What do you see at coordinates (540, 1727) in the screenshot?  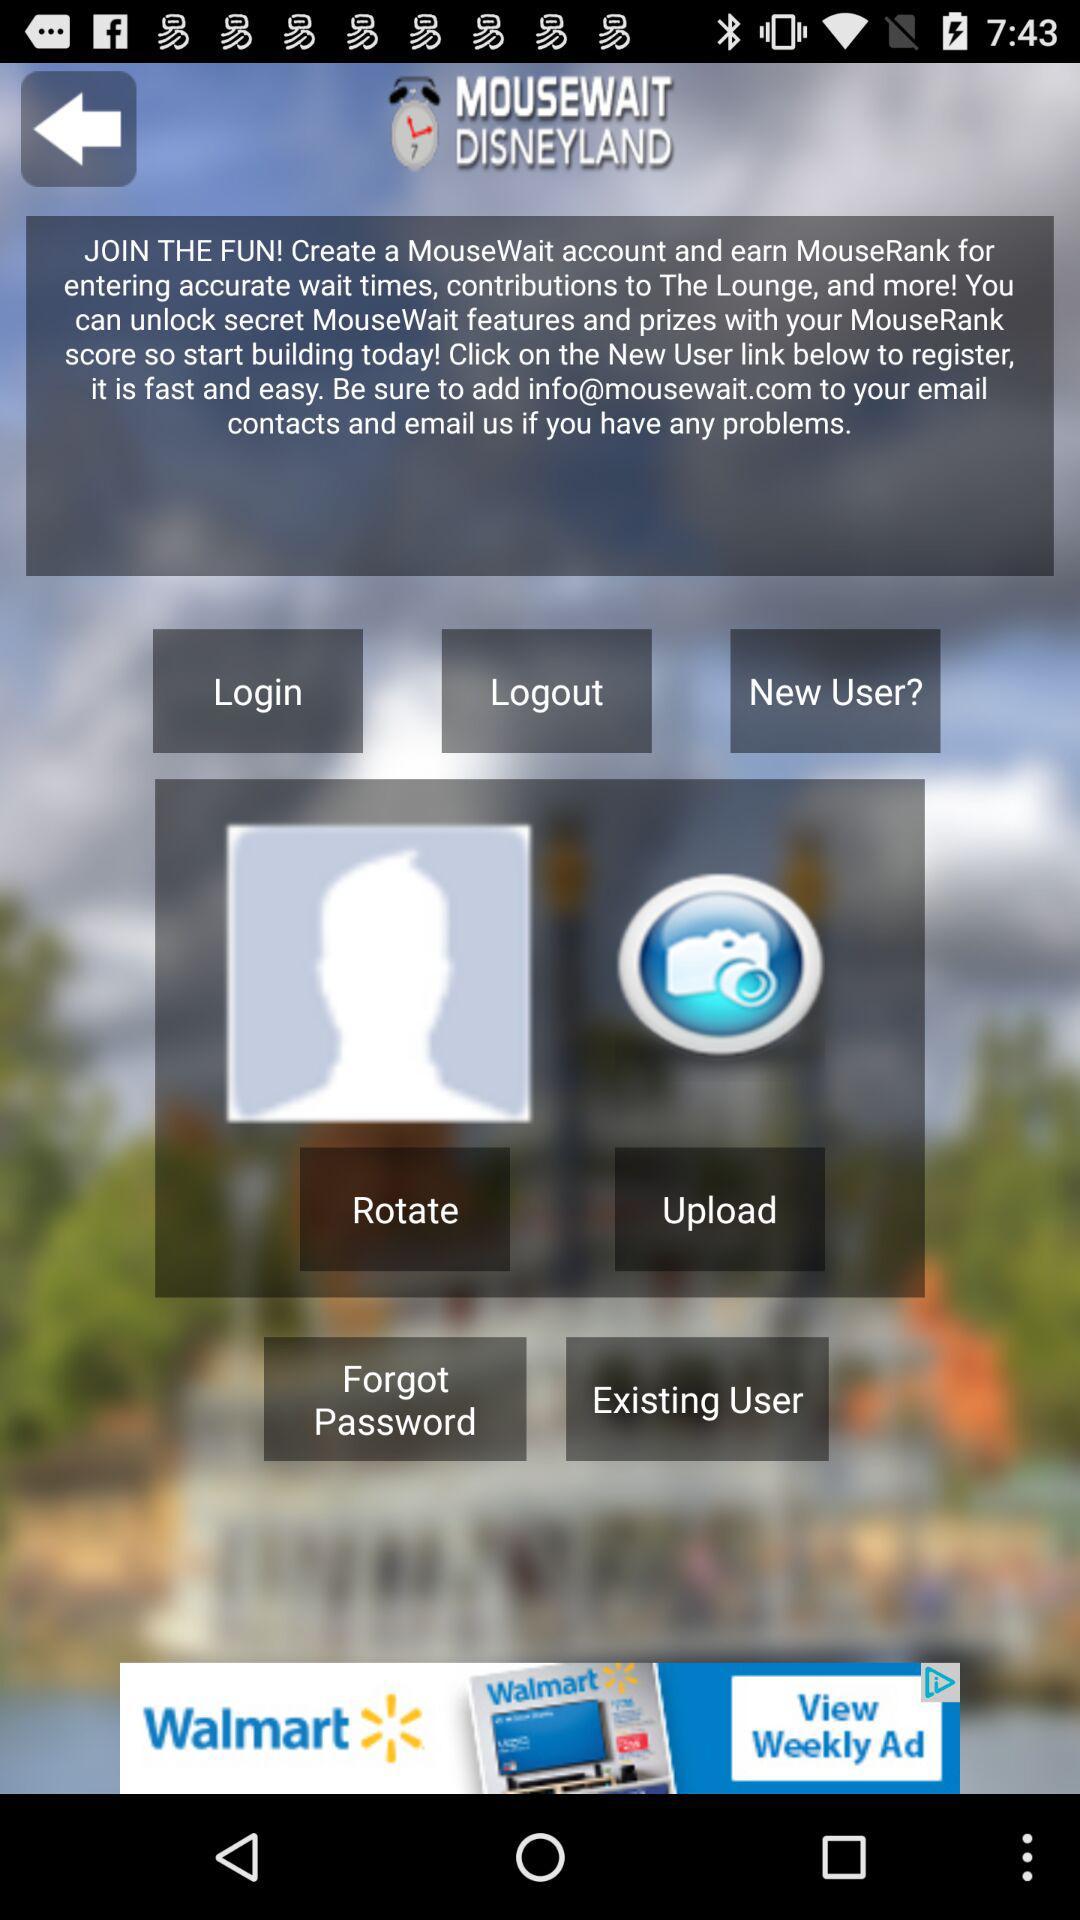 I see `advertisement` at bounding box center [540, 1727].